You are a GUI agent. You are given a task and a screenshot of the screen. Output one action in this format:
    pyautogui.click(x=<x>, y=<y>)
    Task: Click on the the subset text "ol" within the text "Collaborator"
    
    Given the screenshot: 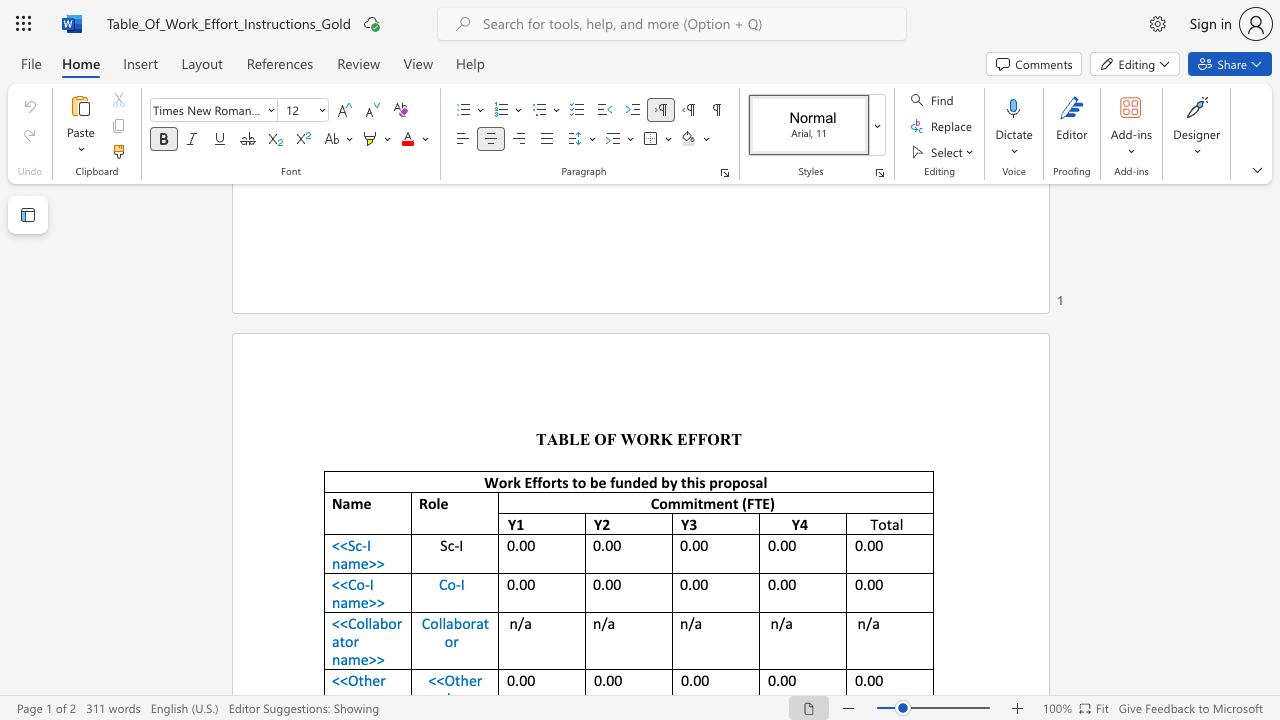 What is the action you would take?
    pyautogui.click(x=429, y=622)
    